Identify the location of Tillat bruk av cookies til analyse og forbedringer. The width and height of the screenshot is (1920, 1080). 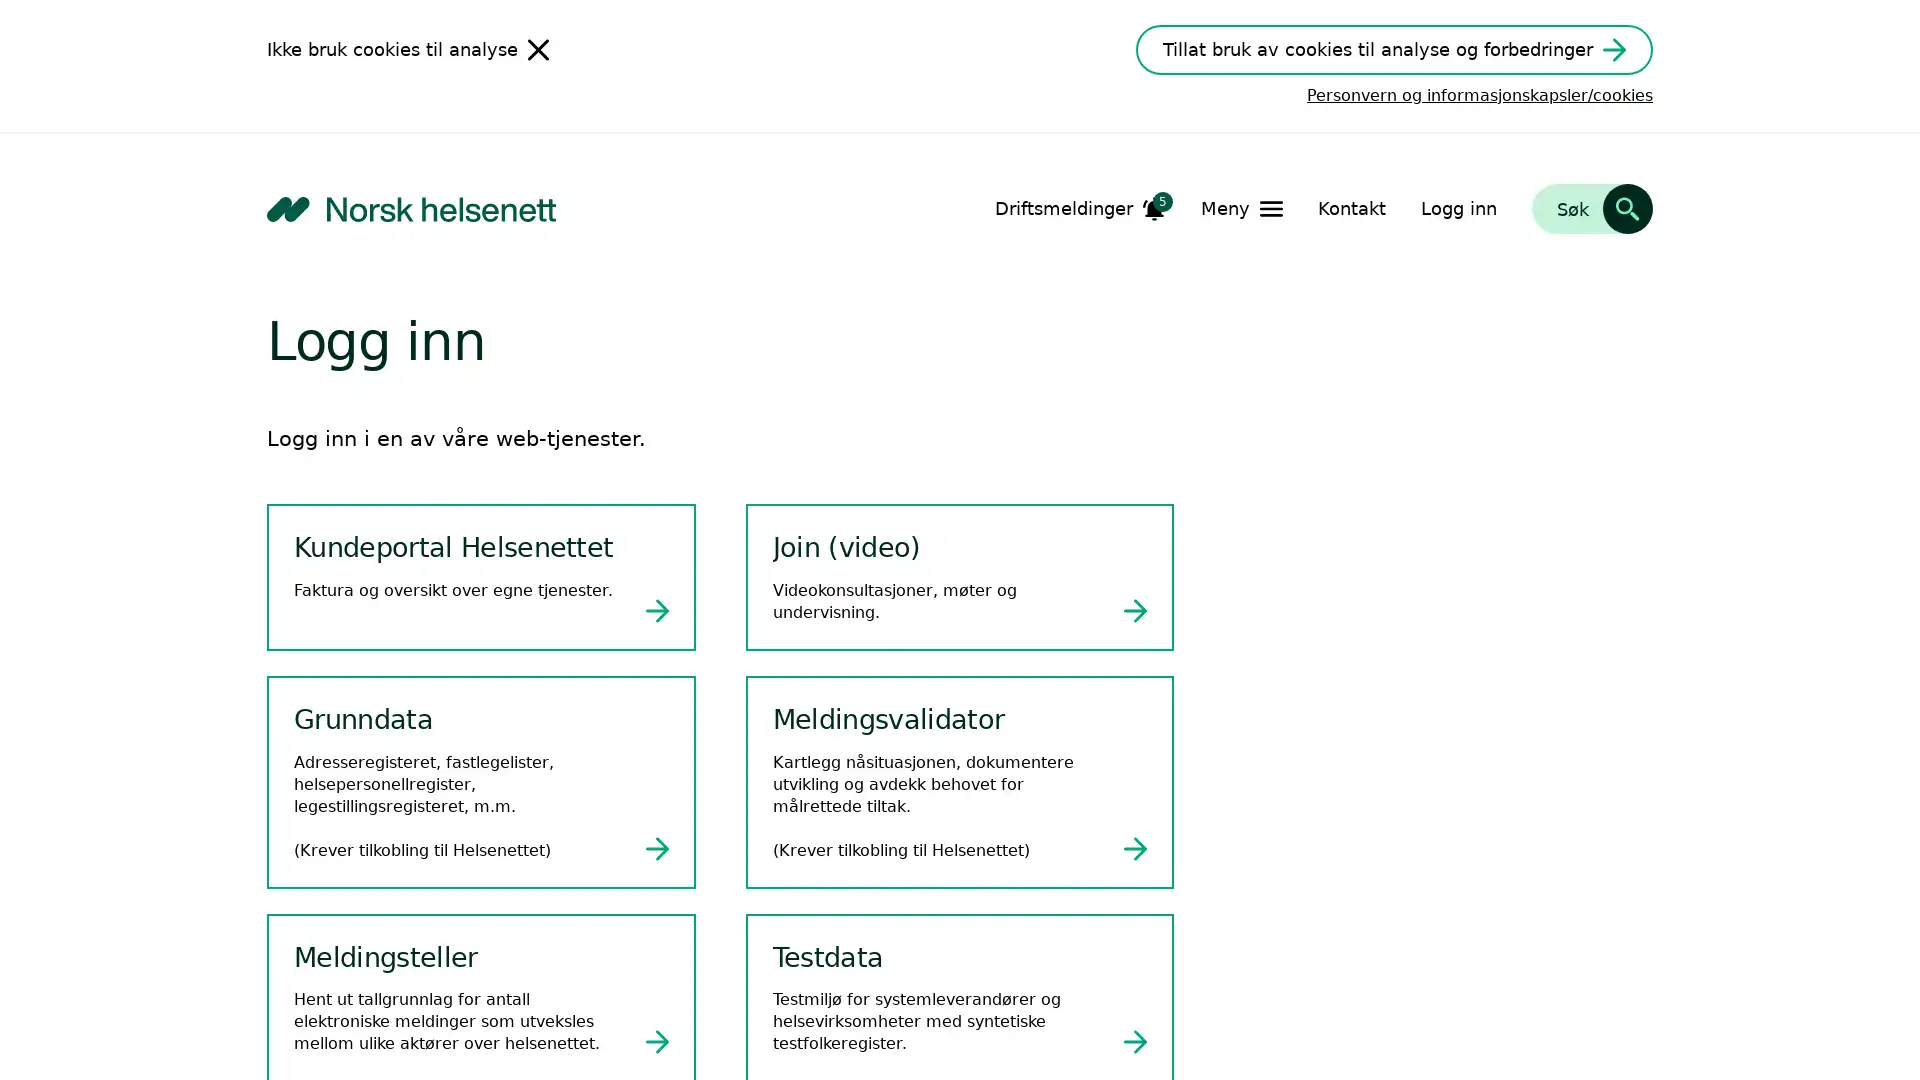
(1393, 49).